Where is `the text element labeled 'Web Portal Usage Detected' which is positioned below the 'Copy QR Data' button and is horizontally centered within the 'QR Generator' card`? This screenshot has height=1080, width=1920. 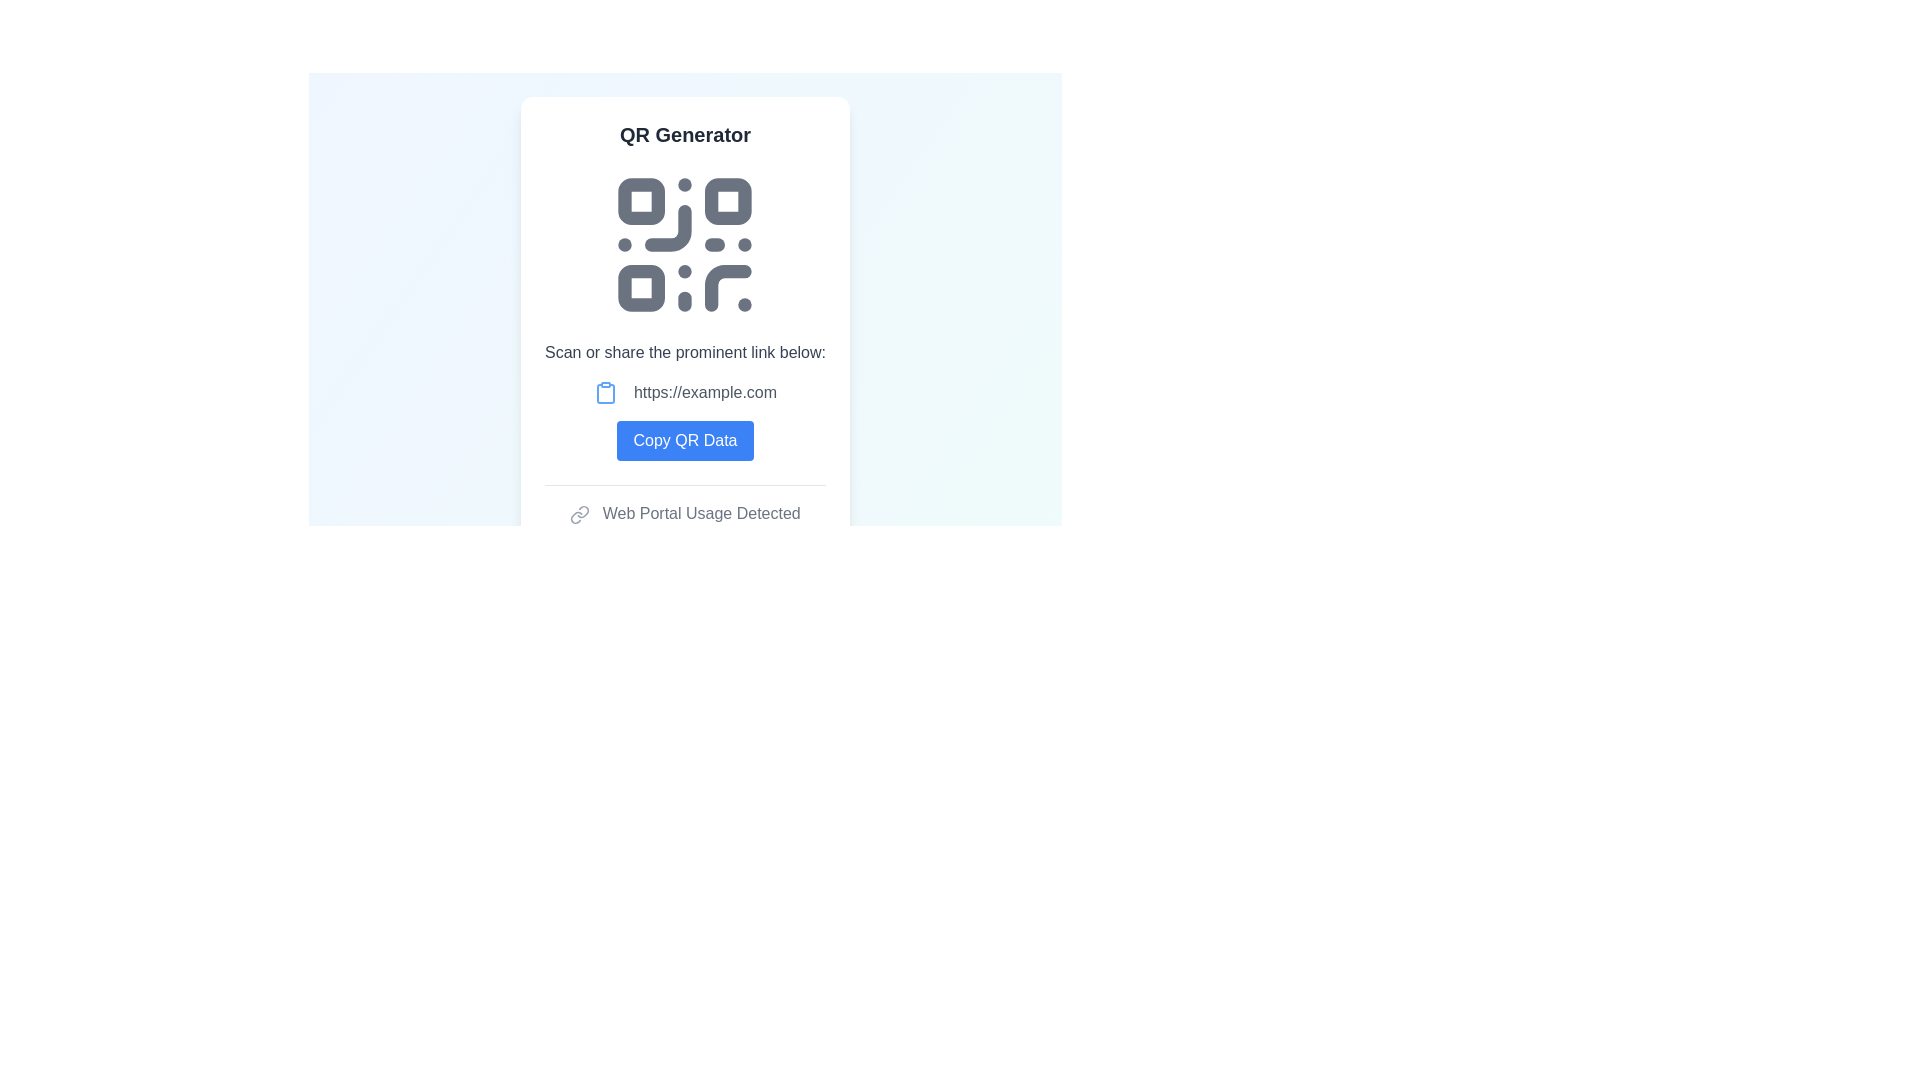 the text element labeled 'Web Portal Usage Detected' which is positioned below the 'Copy QR Data' button and is horizontally centered within the 'QR Generator' card is located at coordinates (685, 512).